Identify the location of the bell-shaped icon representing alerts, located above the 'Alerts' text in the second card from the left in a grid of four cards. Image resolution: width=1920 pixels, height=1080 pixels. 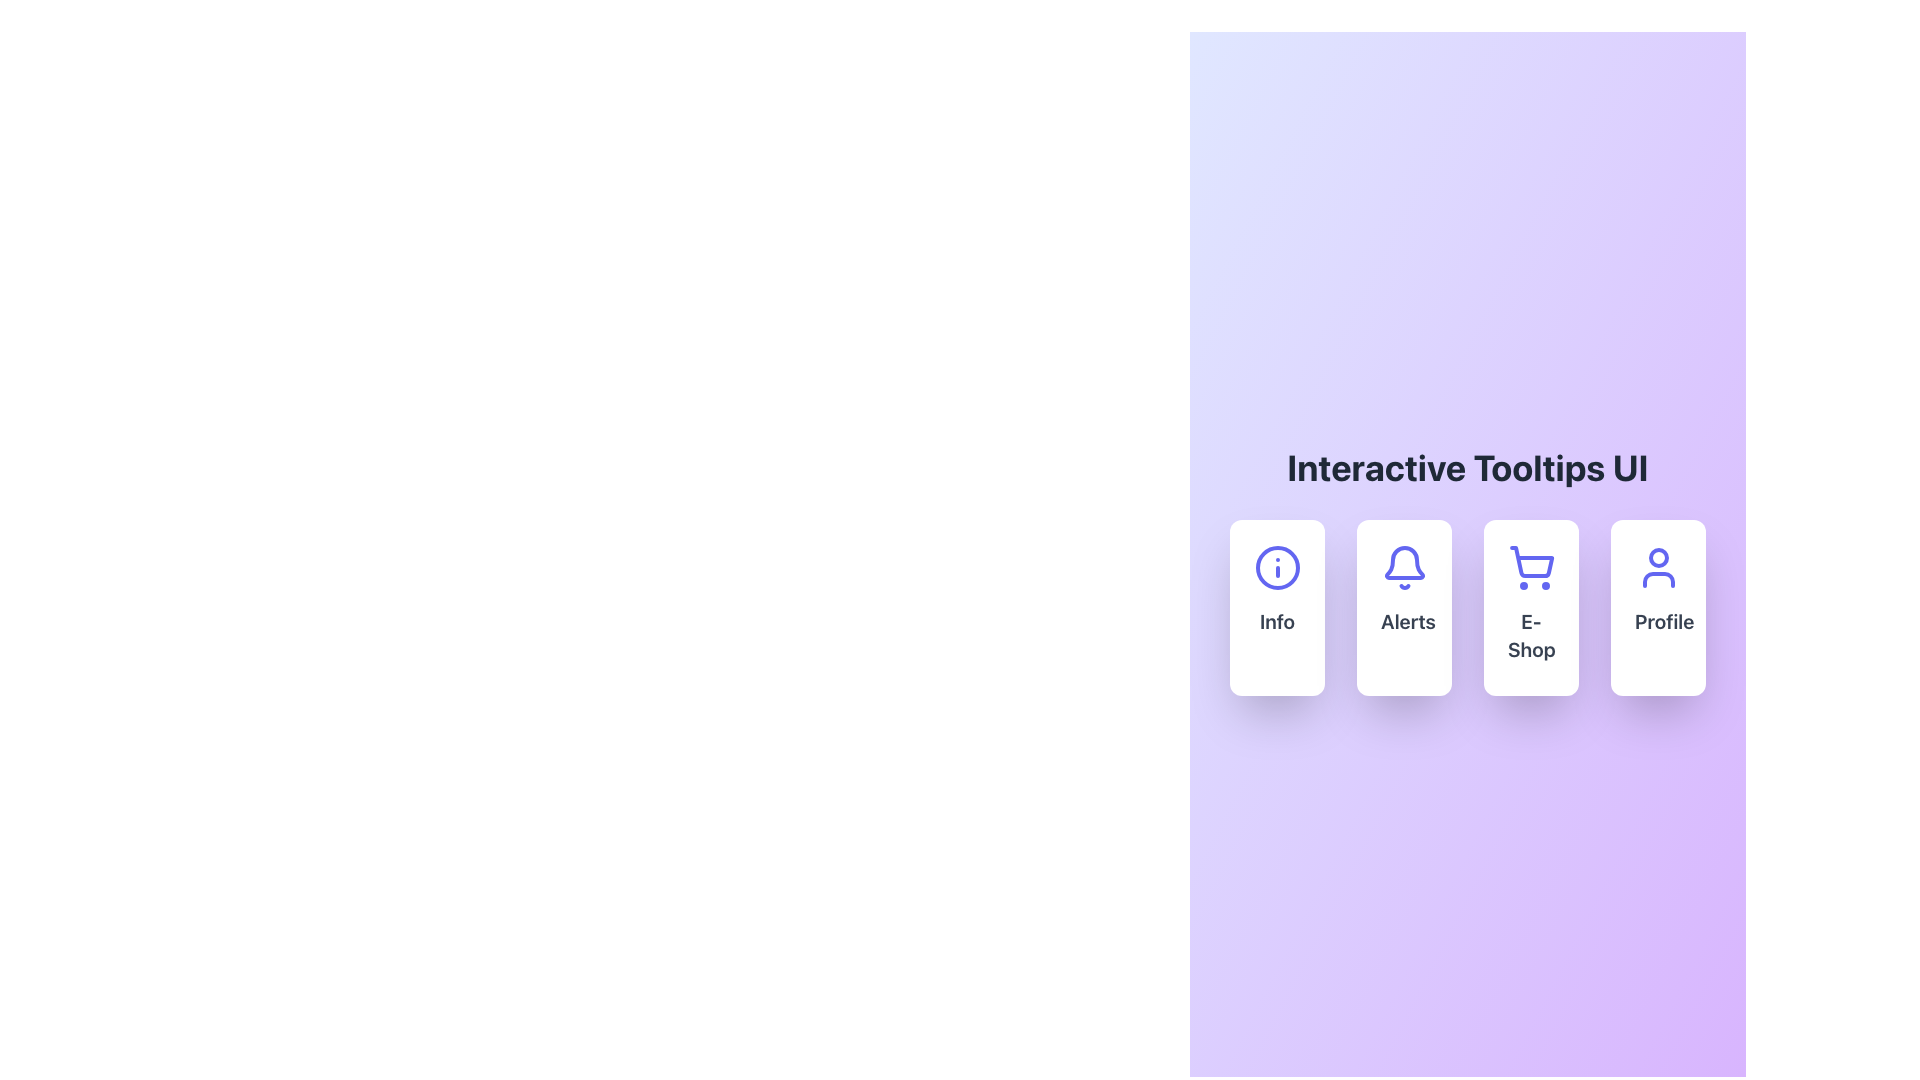
(1404, 567).